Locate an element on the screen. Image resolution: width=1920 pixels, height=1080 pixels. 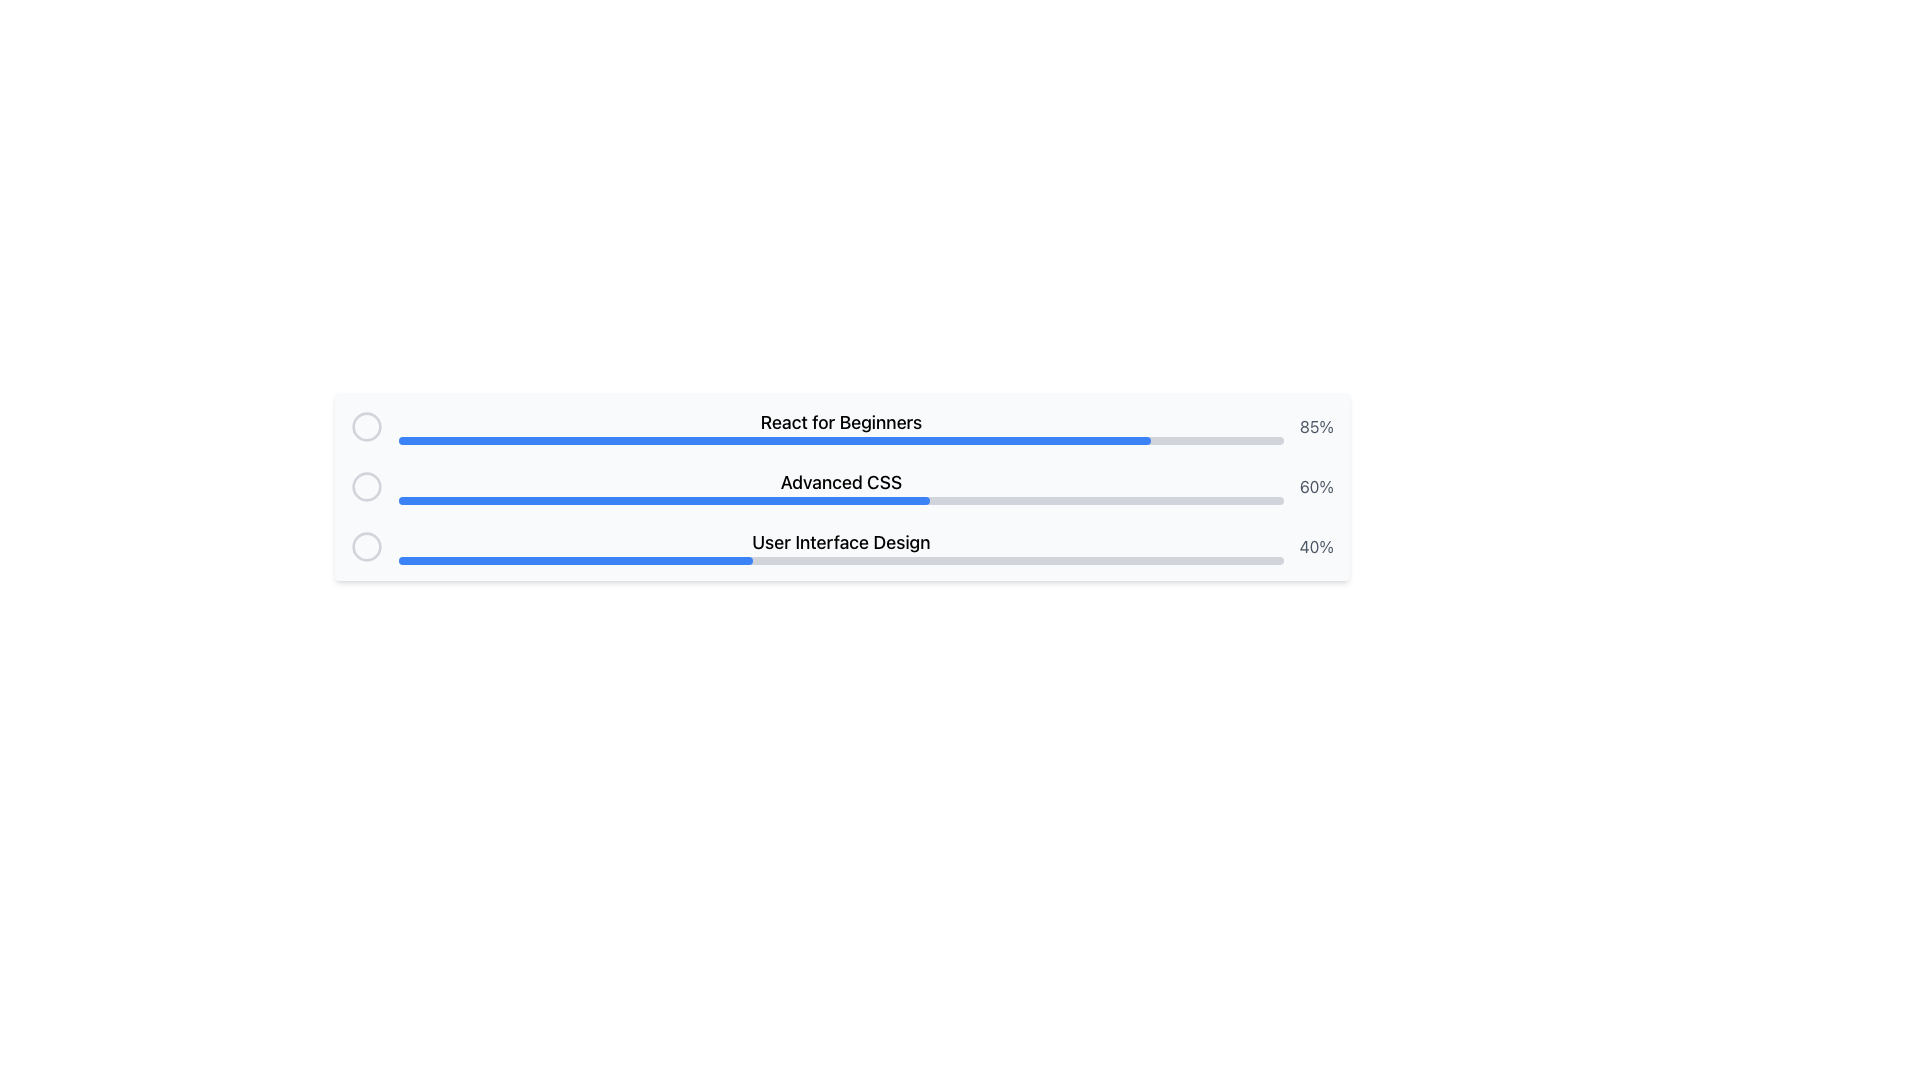
the progress bar titled 'Advanced CSS' to interact with its associated functionality is located at coordinates (842, 486).